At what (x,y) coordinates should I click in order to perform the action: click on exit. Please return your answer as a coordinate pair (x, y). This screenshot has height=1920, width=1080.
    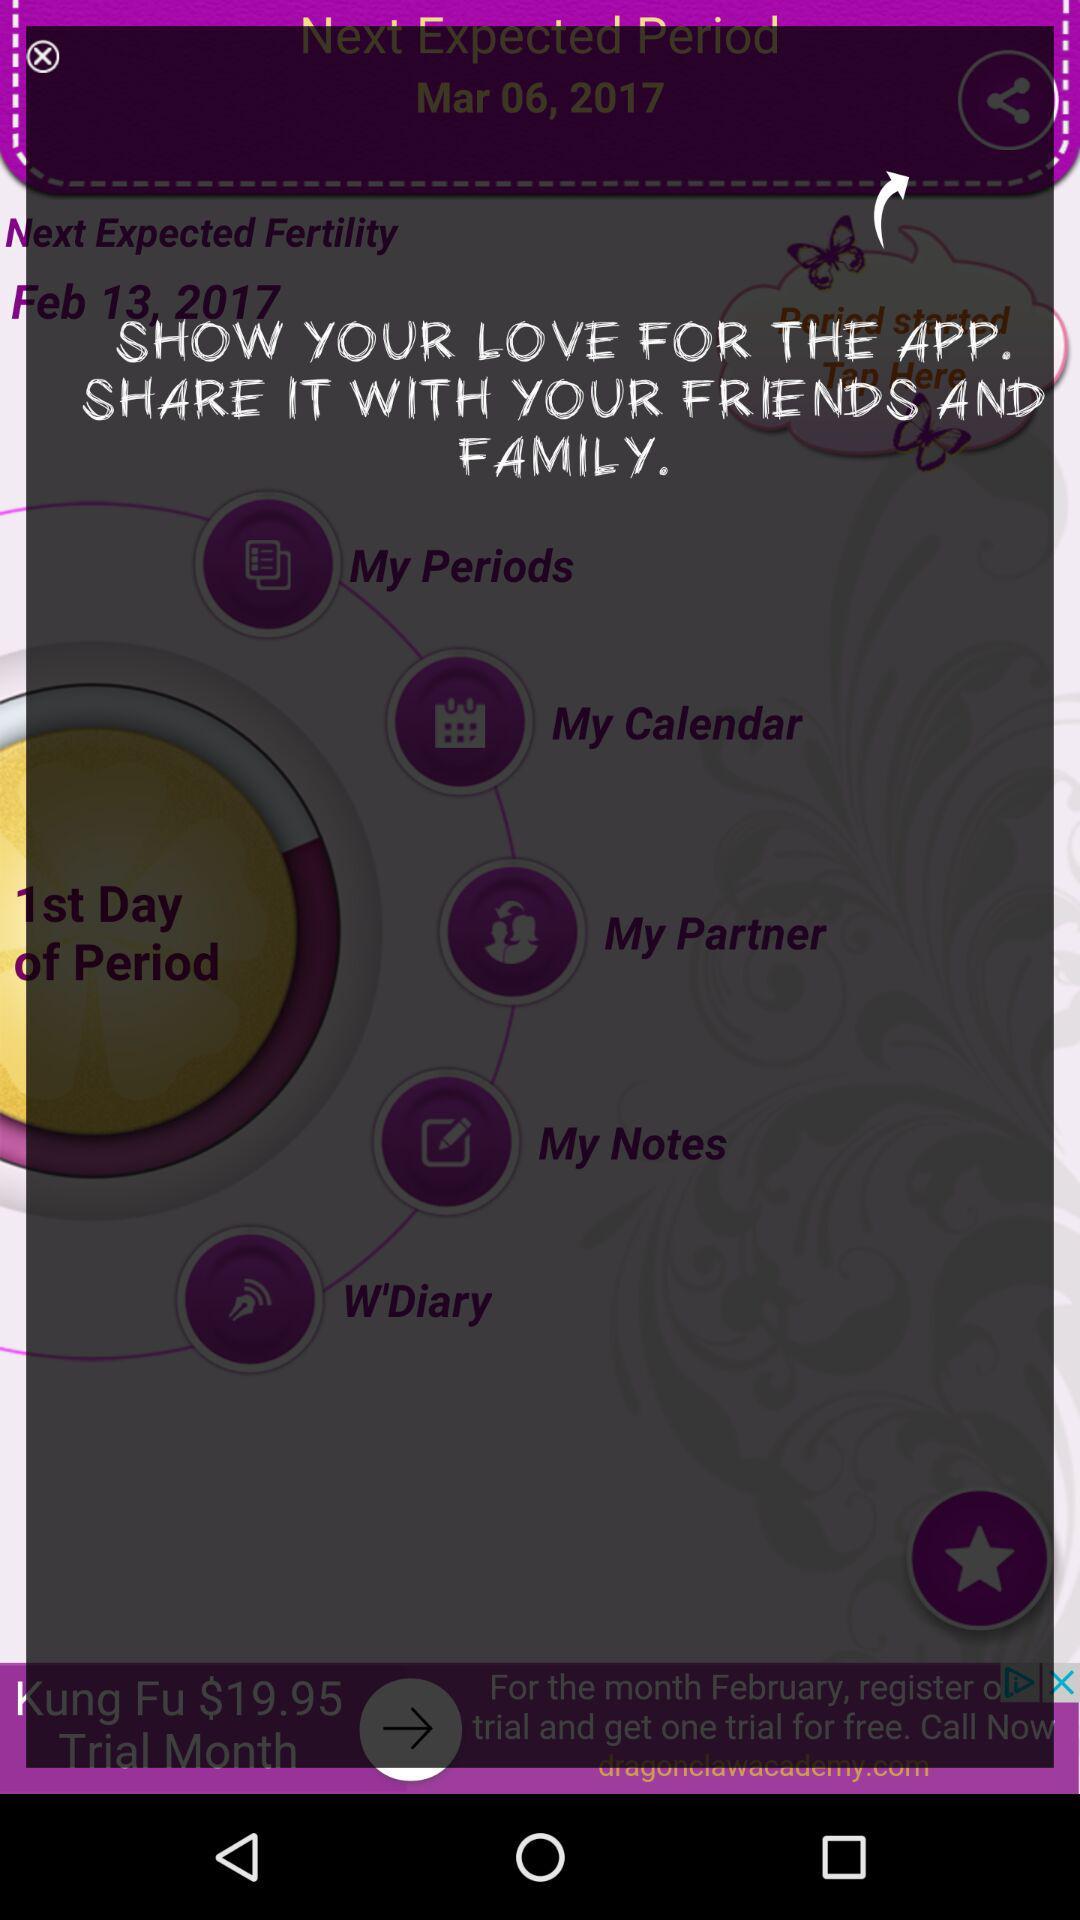
    Looking at the image, I should click on (42, 56).